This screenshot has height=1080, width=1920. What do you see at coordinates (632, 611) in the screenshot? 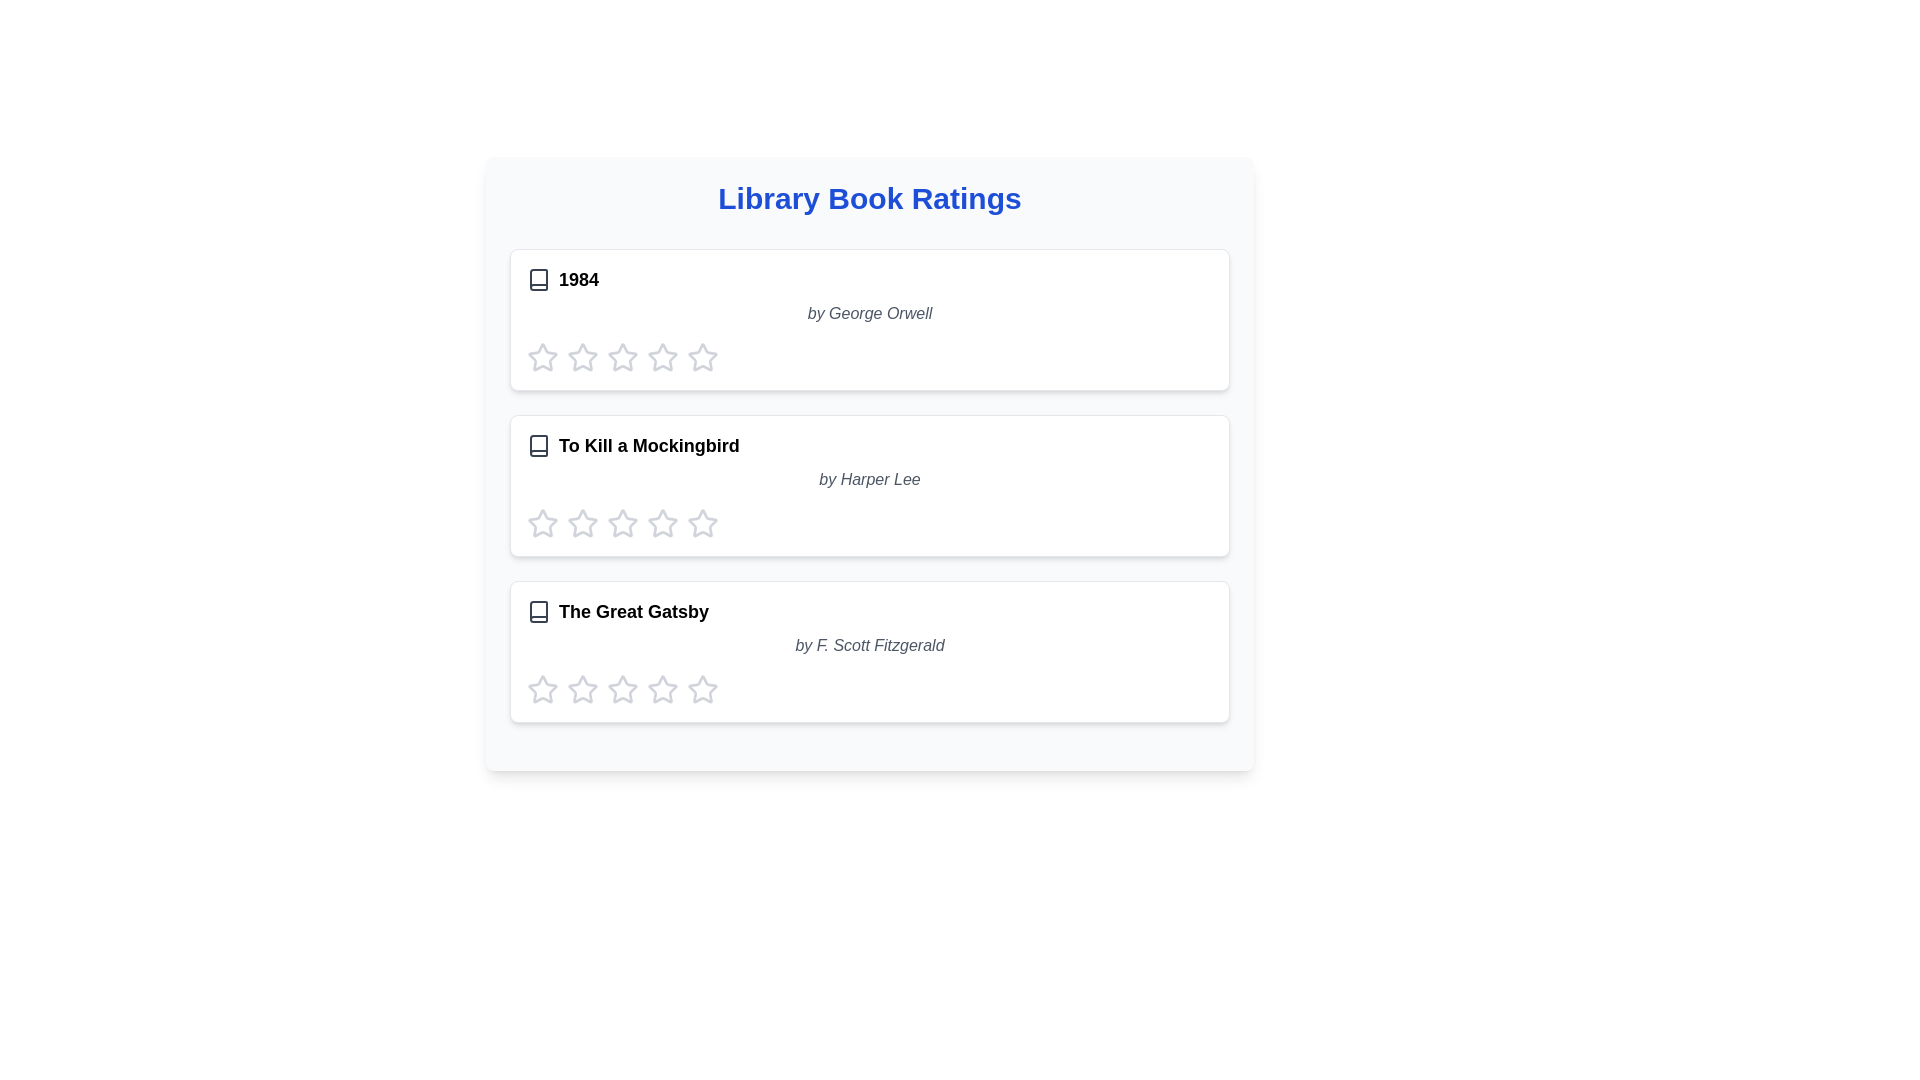
I see `the text label 'The Great Gatsby', which is the third entry in the book details list, visually distinct with bold, large font, located above the author name section` at bounding box center [632, 611].